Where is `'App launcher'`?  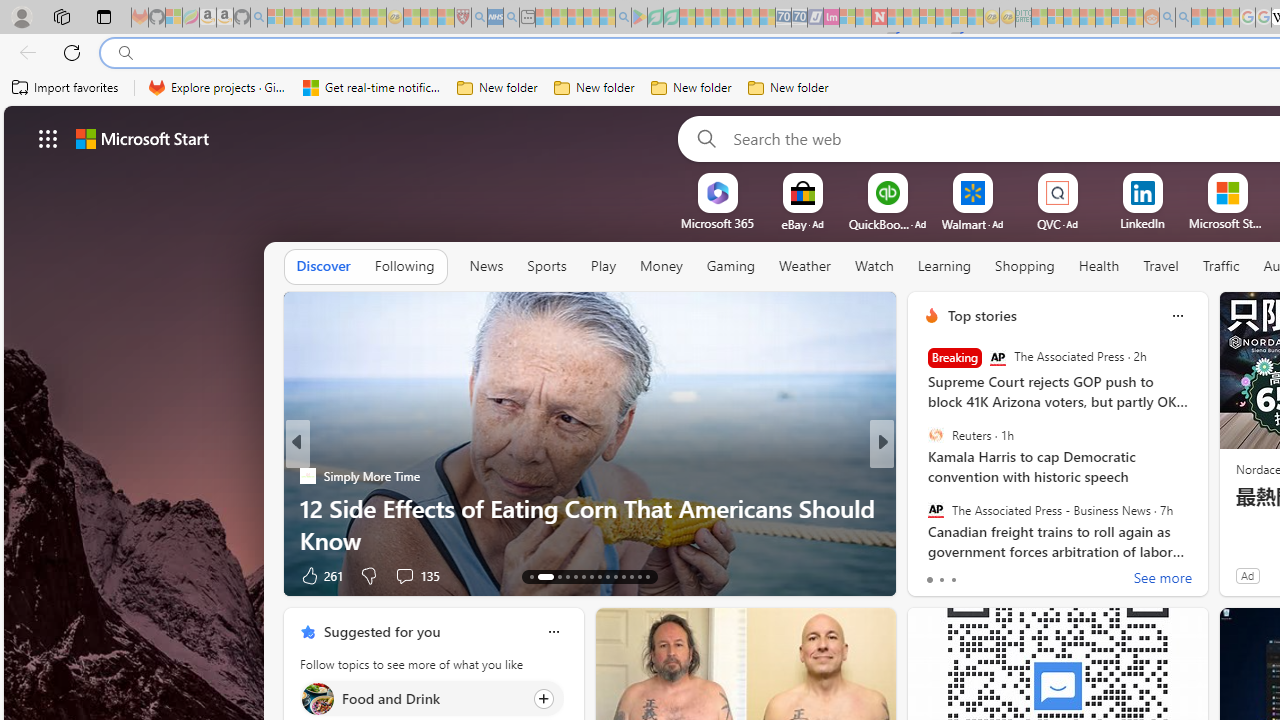 'App launcher' is located at coordinates (48, 137).